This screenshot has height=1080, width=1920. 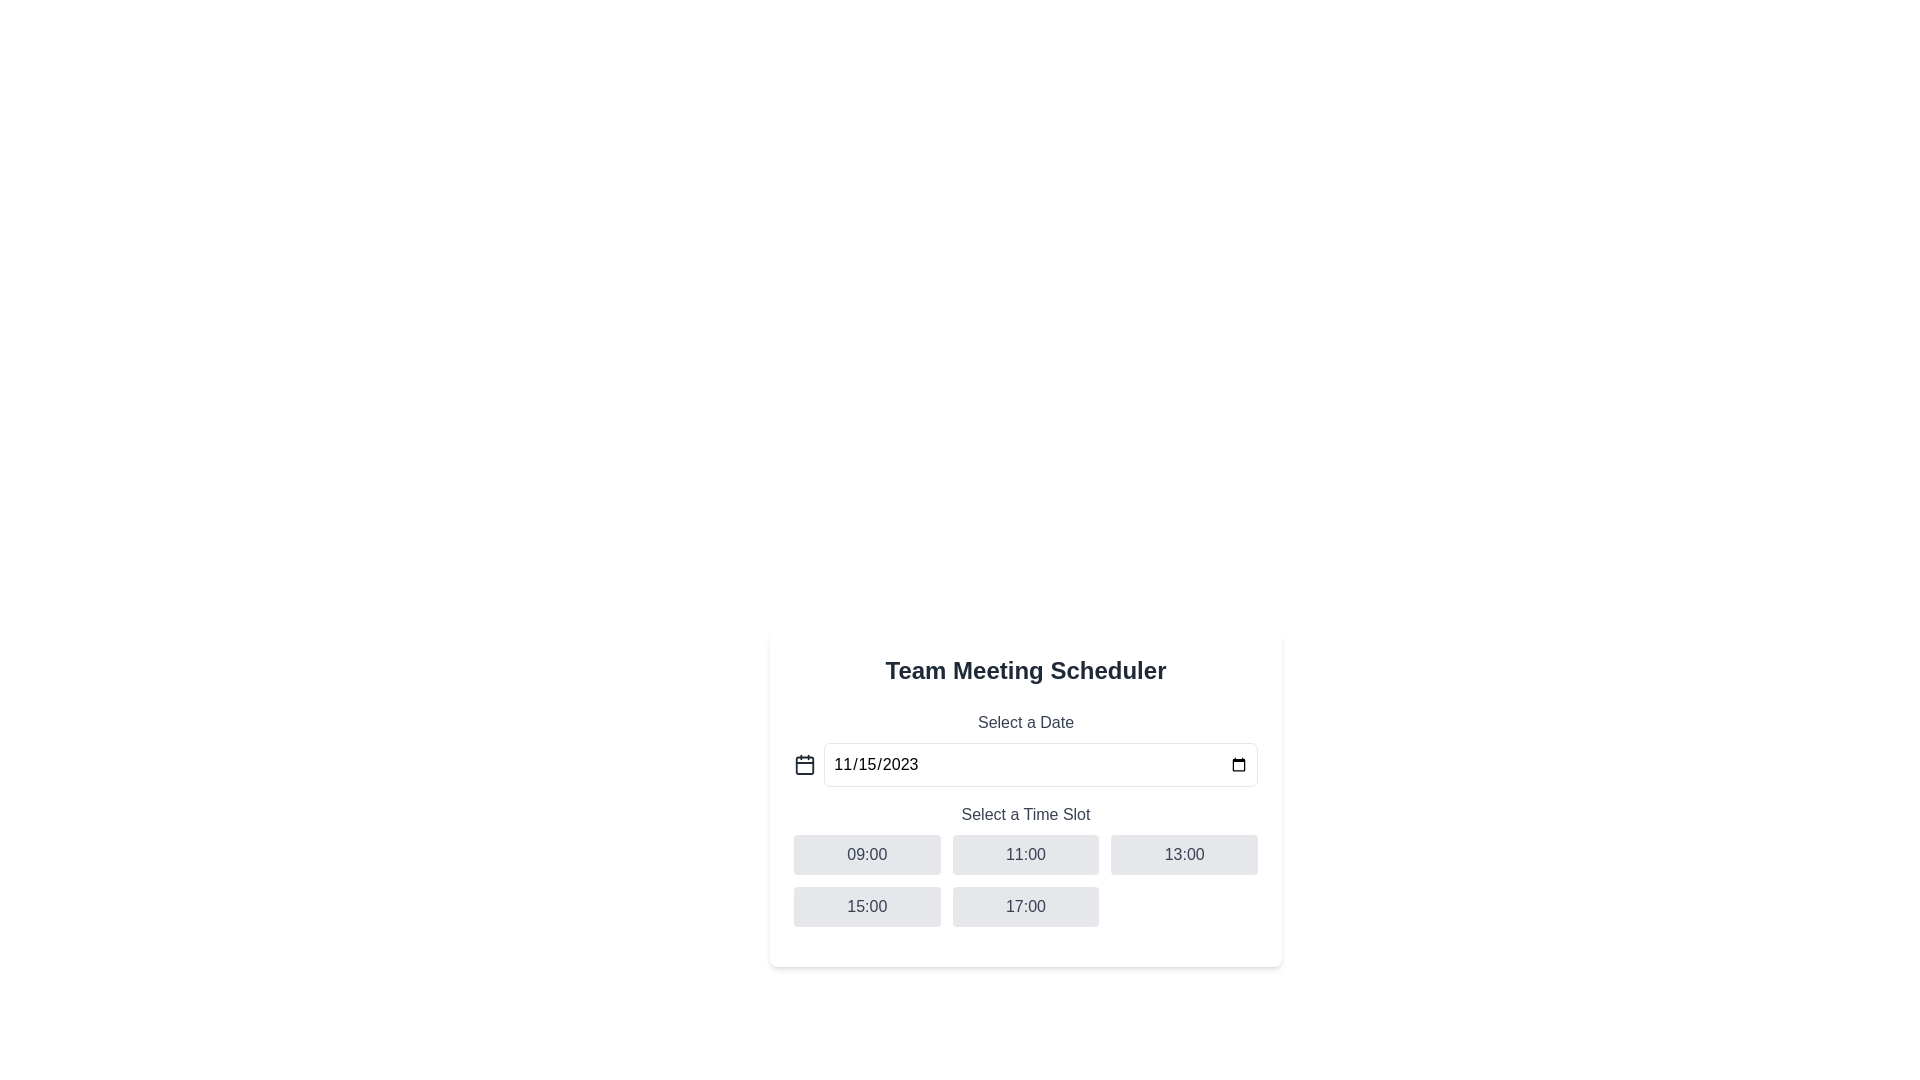 What do you see at coordinates (1040, 764) in the screenshot?
I see `to select portions of the date value in the date input field located under the 'Select a Date' section of the 'Team Meeting Scheduler' interface` at bounding box center [1040, 764].